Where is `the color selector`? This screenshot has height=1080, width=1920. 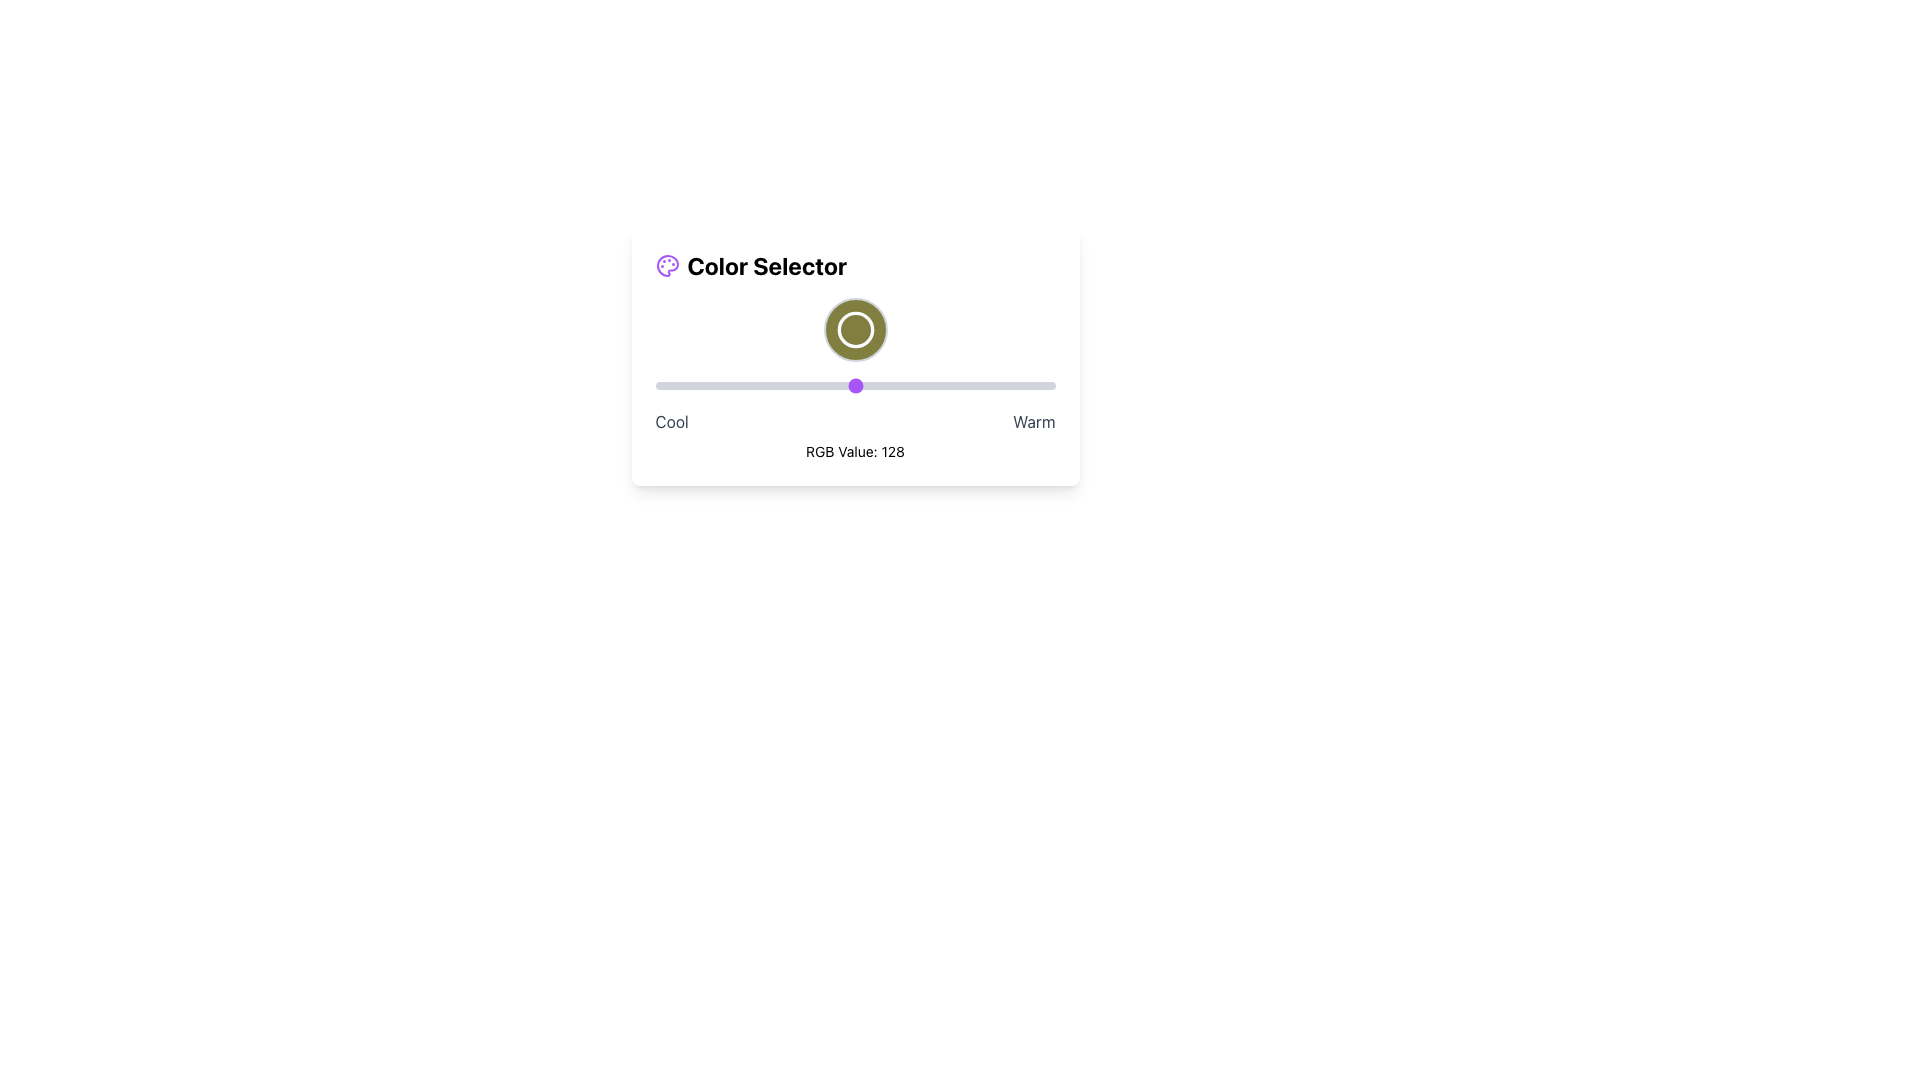 the color selector is located at coordinates (1039, 385).